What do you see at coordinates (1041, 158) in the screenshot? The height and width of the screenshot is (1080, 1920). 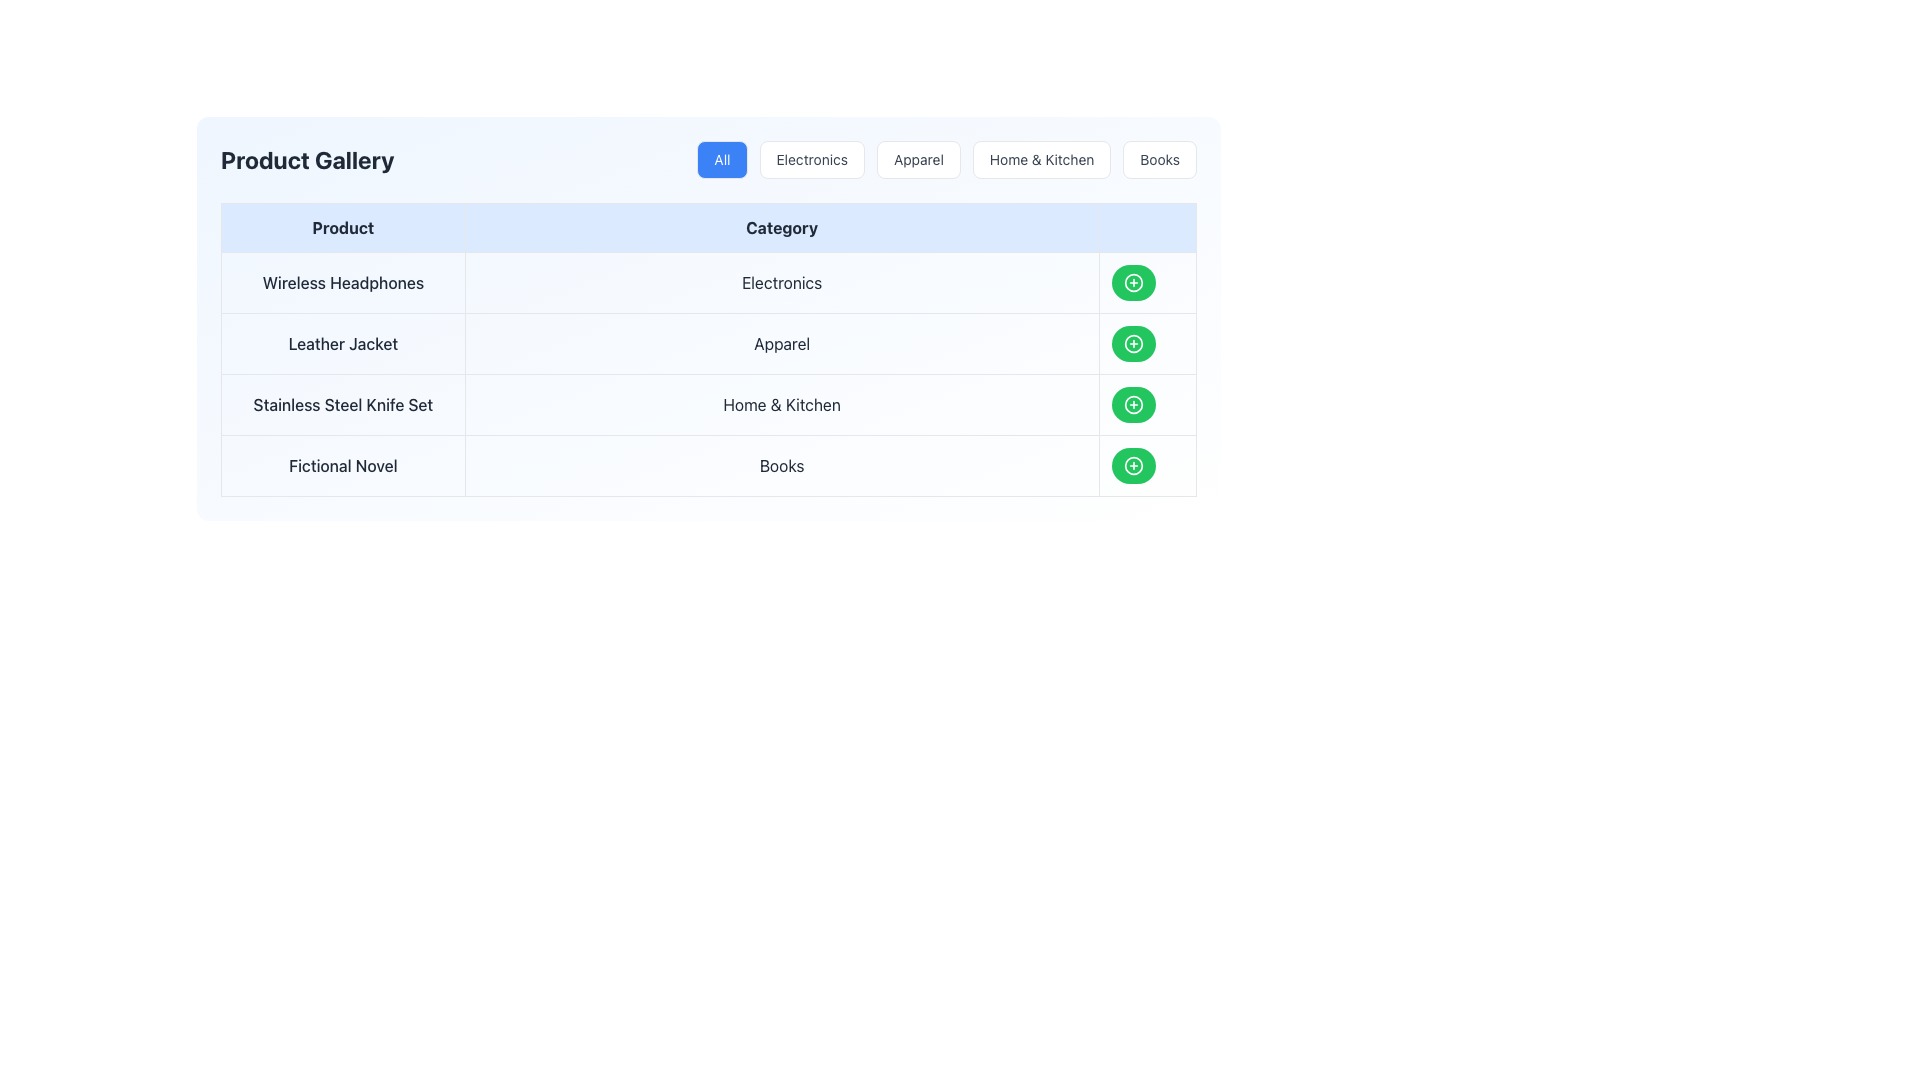 I see `the 'Home & Kitchen' button, which is the fourth button in a horizontal list, located between 'Apparel' and 'Books' at the top-central area of the interface` at bounding box center [1041, 158].